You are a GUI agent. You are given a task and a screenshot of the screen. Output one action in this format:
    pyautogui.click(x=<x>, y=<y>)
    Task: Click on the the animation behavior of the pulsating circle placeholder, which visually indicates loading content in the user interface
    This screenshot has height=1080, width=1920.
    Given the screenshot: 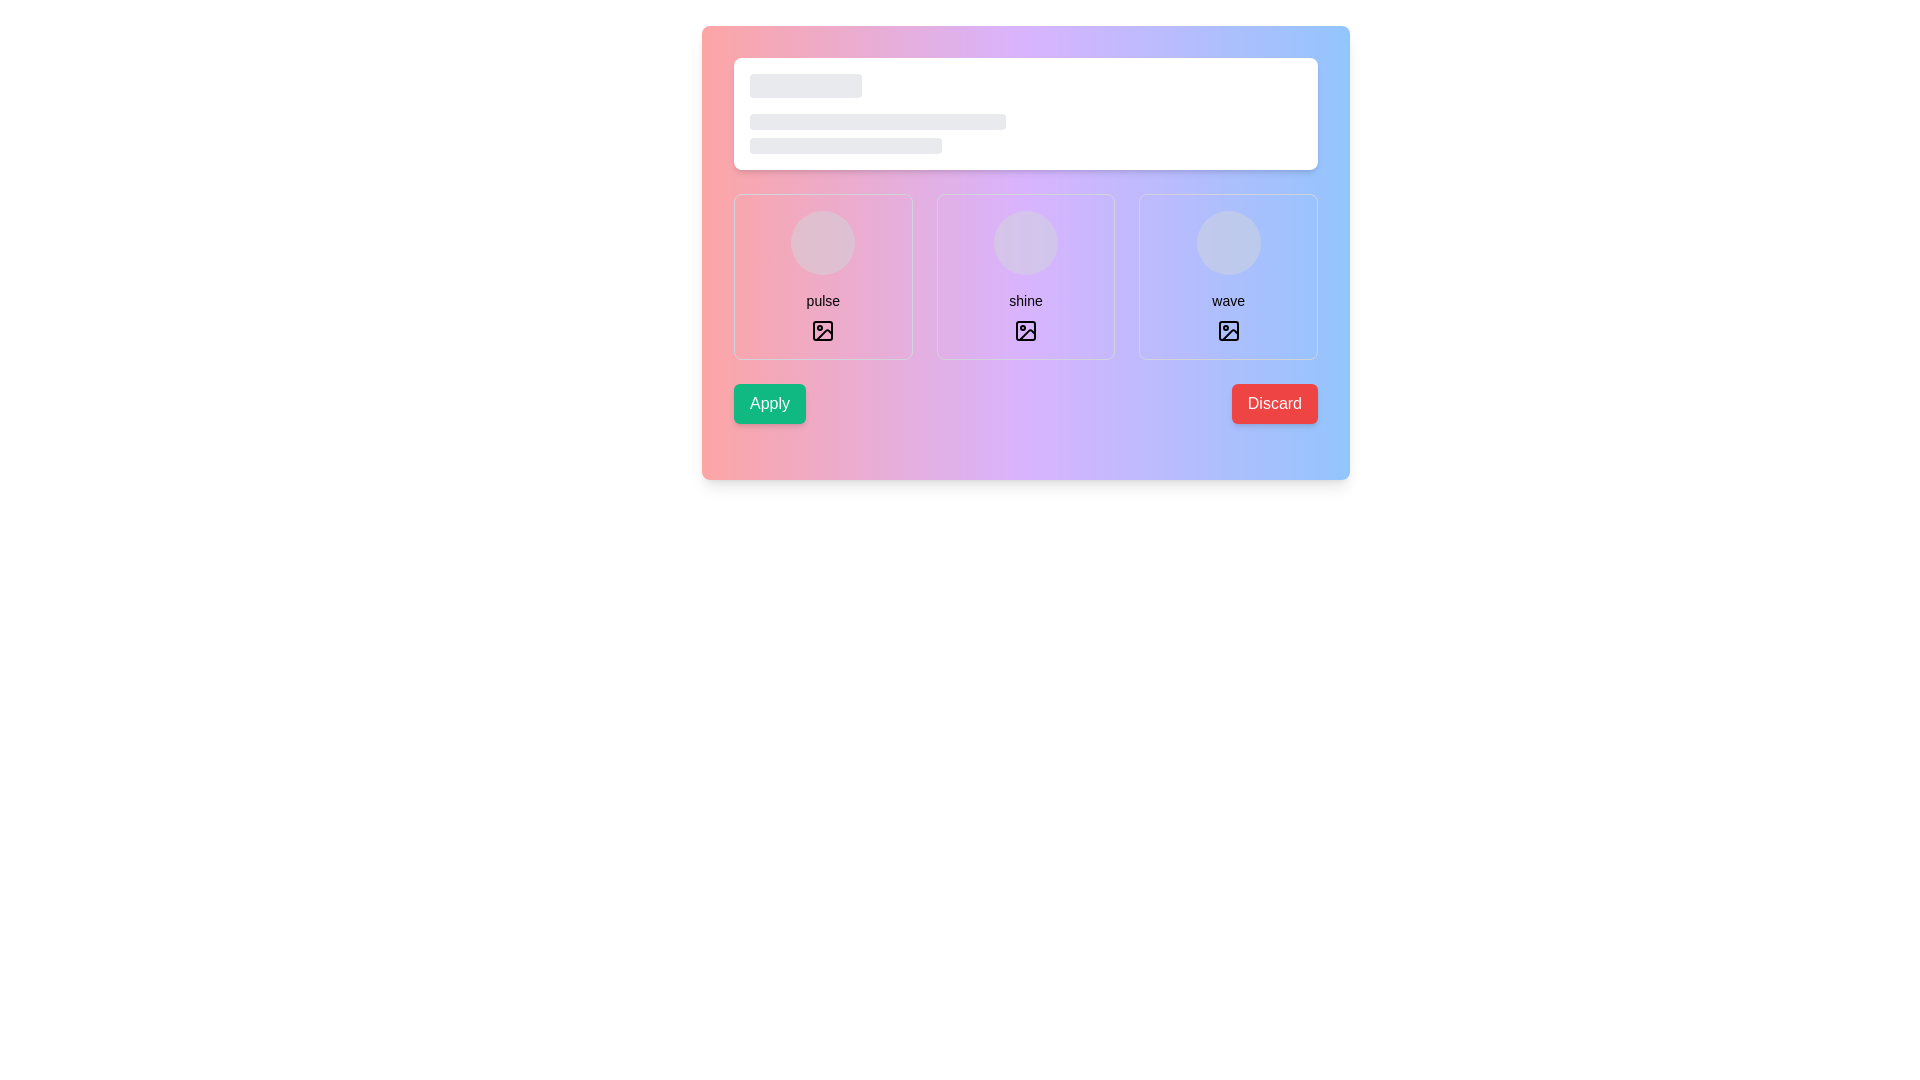 What is the action you would take?
    pyautogui.click(x=1026, y=242)
    